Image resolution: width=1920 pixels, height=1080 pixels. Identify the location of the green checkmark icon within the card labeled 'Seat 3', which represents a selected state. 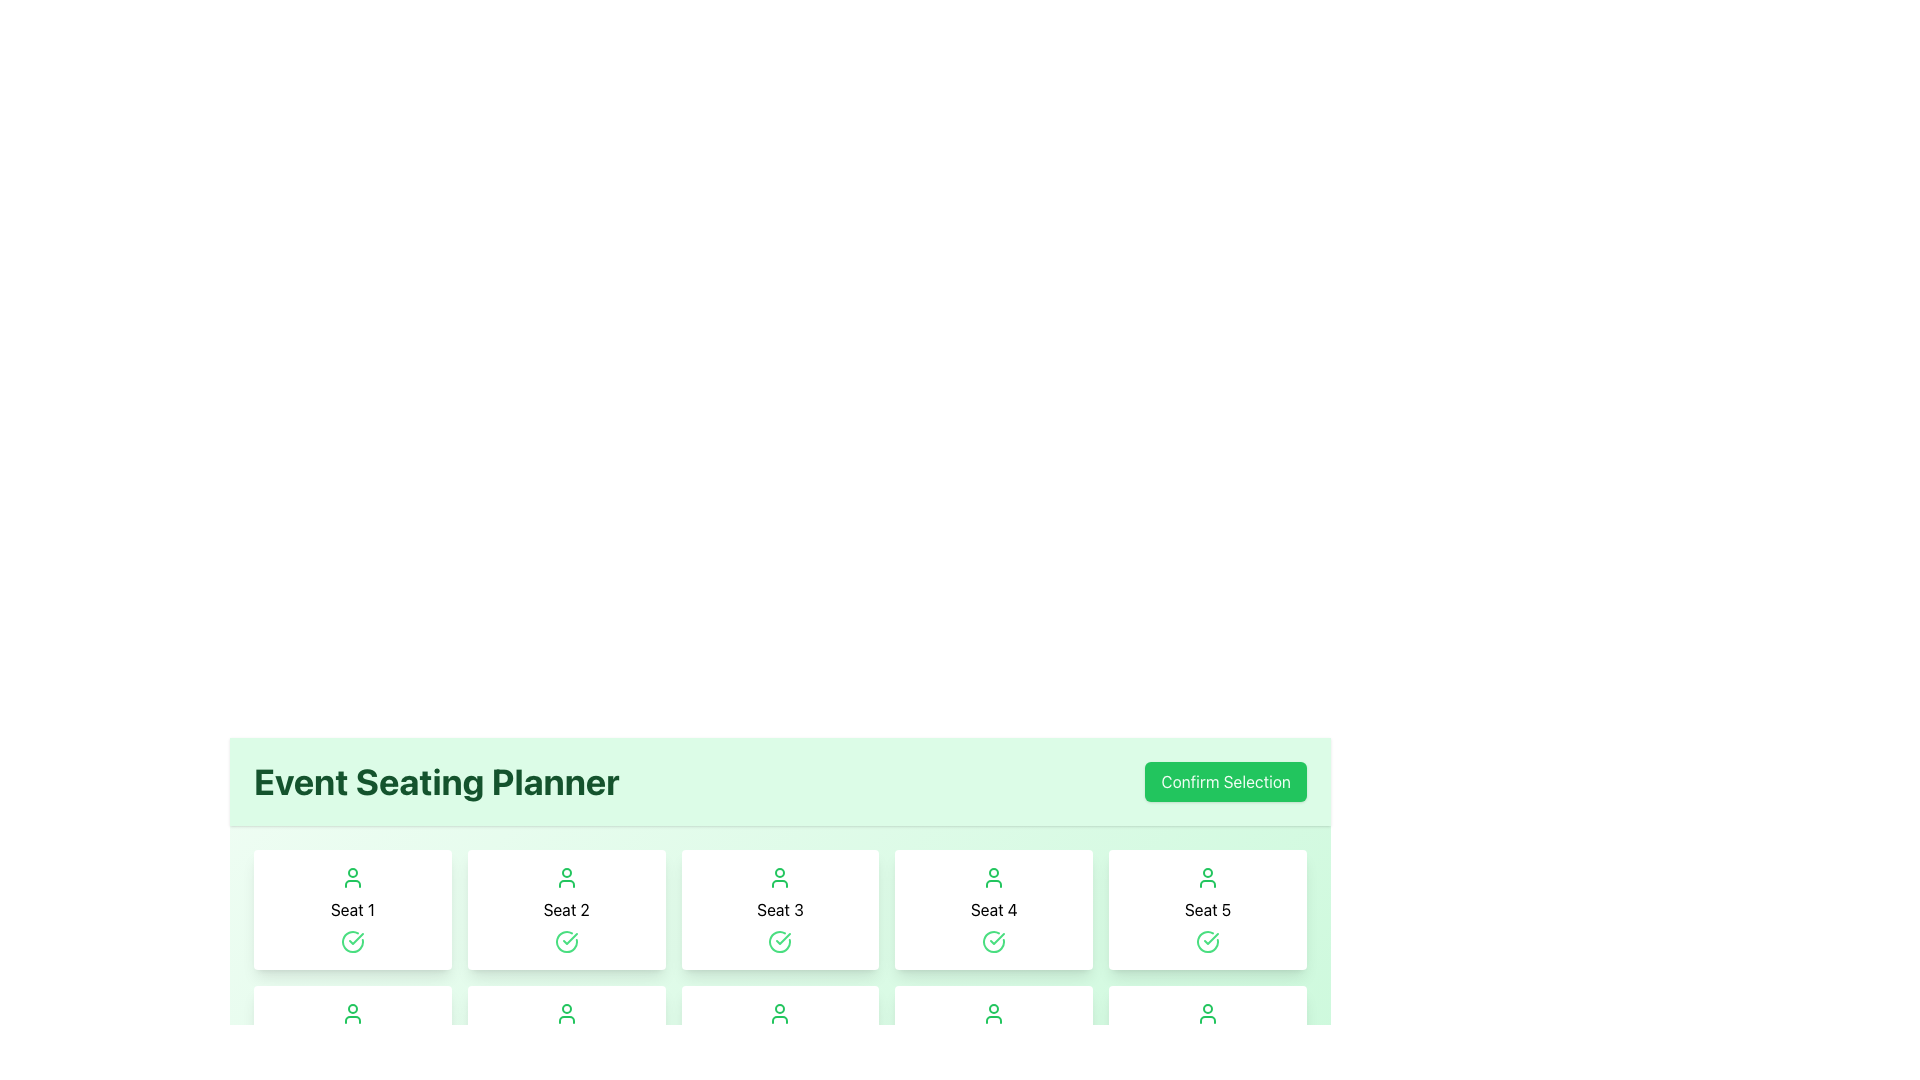
(779, 941).